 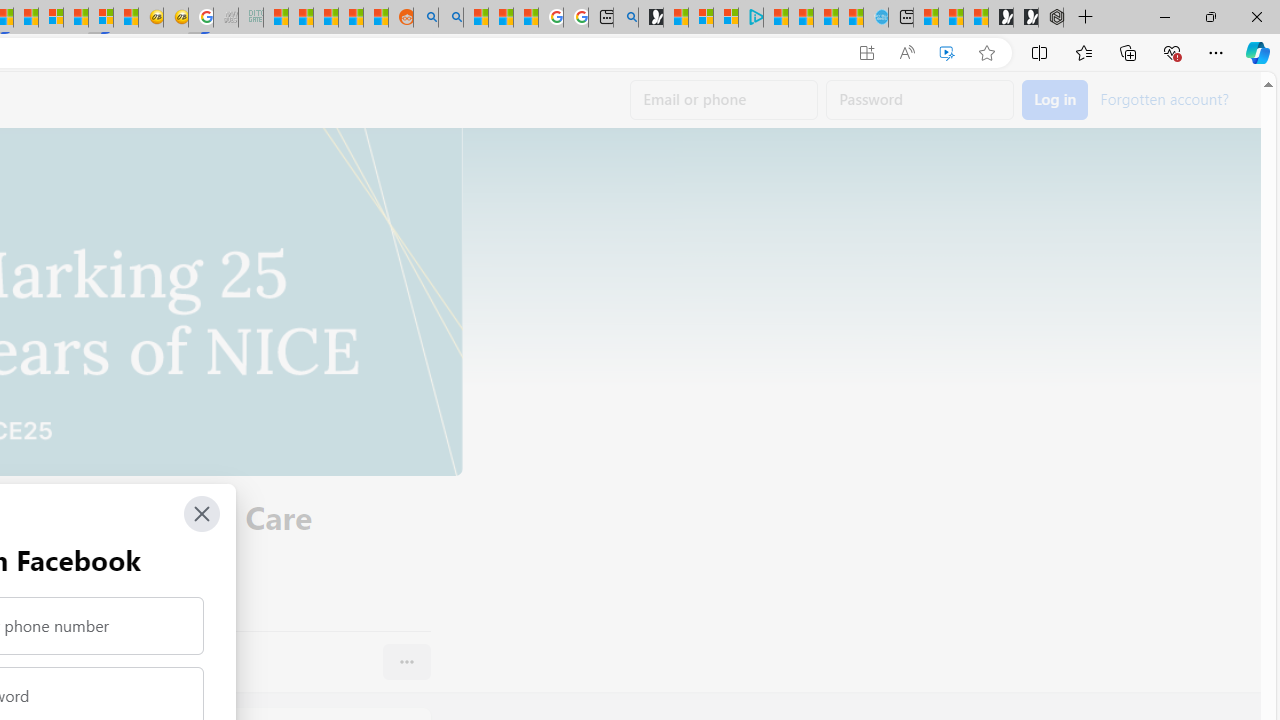 I want to click on 'Navy Quest', so click(x=225, y=17).